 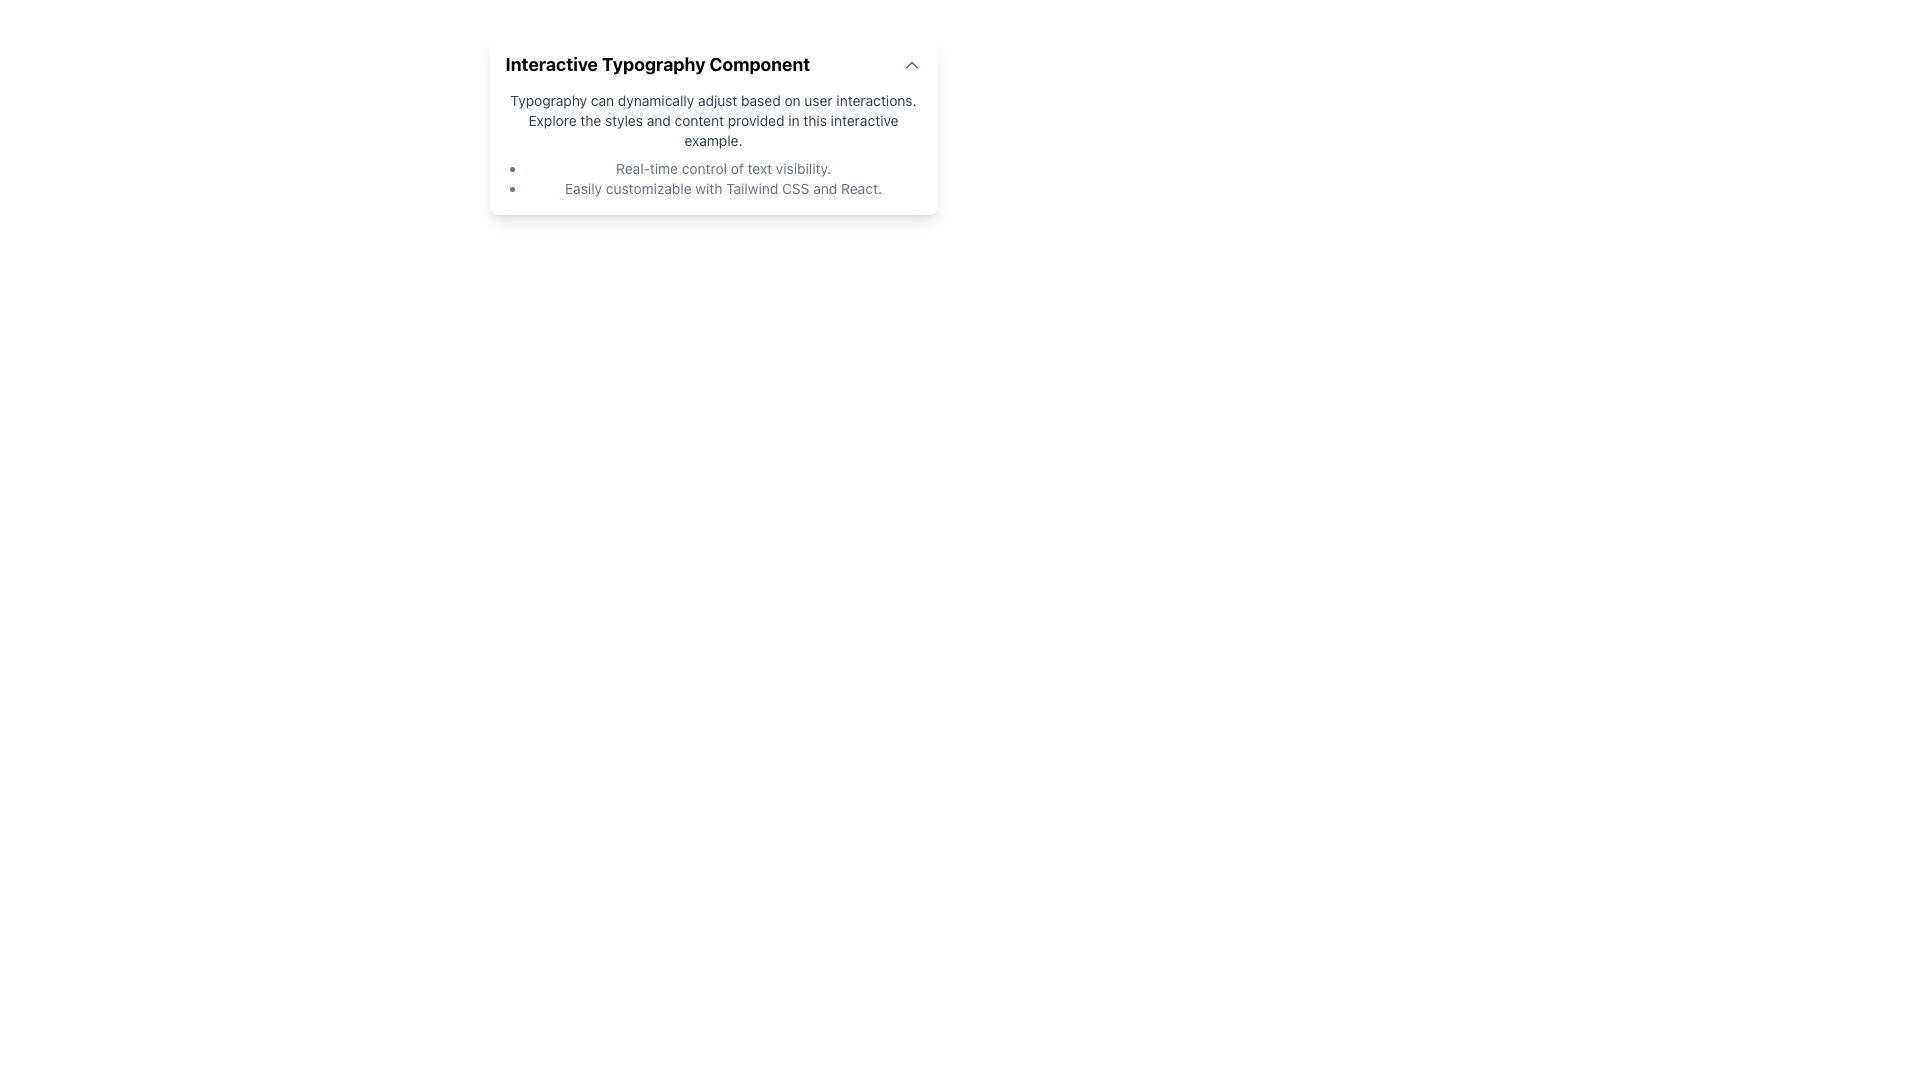 What do you see at coordinates (722, 189) in the screenshot?
I see `text element that contains the content 'Easily customizable with Tailwind CSS and React.' which is the second item in a bulleted list` at bounding box center [722, 189].